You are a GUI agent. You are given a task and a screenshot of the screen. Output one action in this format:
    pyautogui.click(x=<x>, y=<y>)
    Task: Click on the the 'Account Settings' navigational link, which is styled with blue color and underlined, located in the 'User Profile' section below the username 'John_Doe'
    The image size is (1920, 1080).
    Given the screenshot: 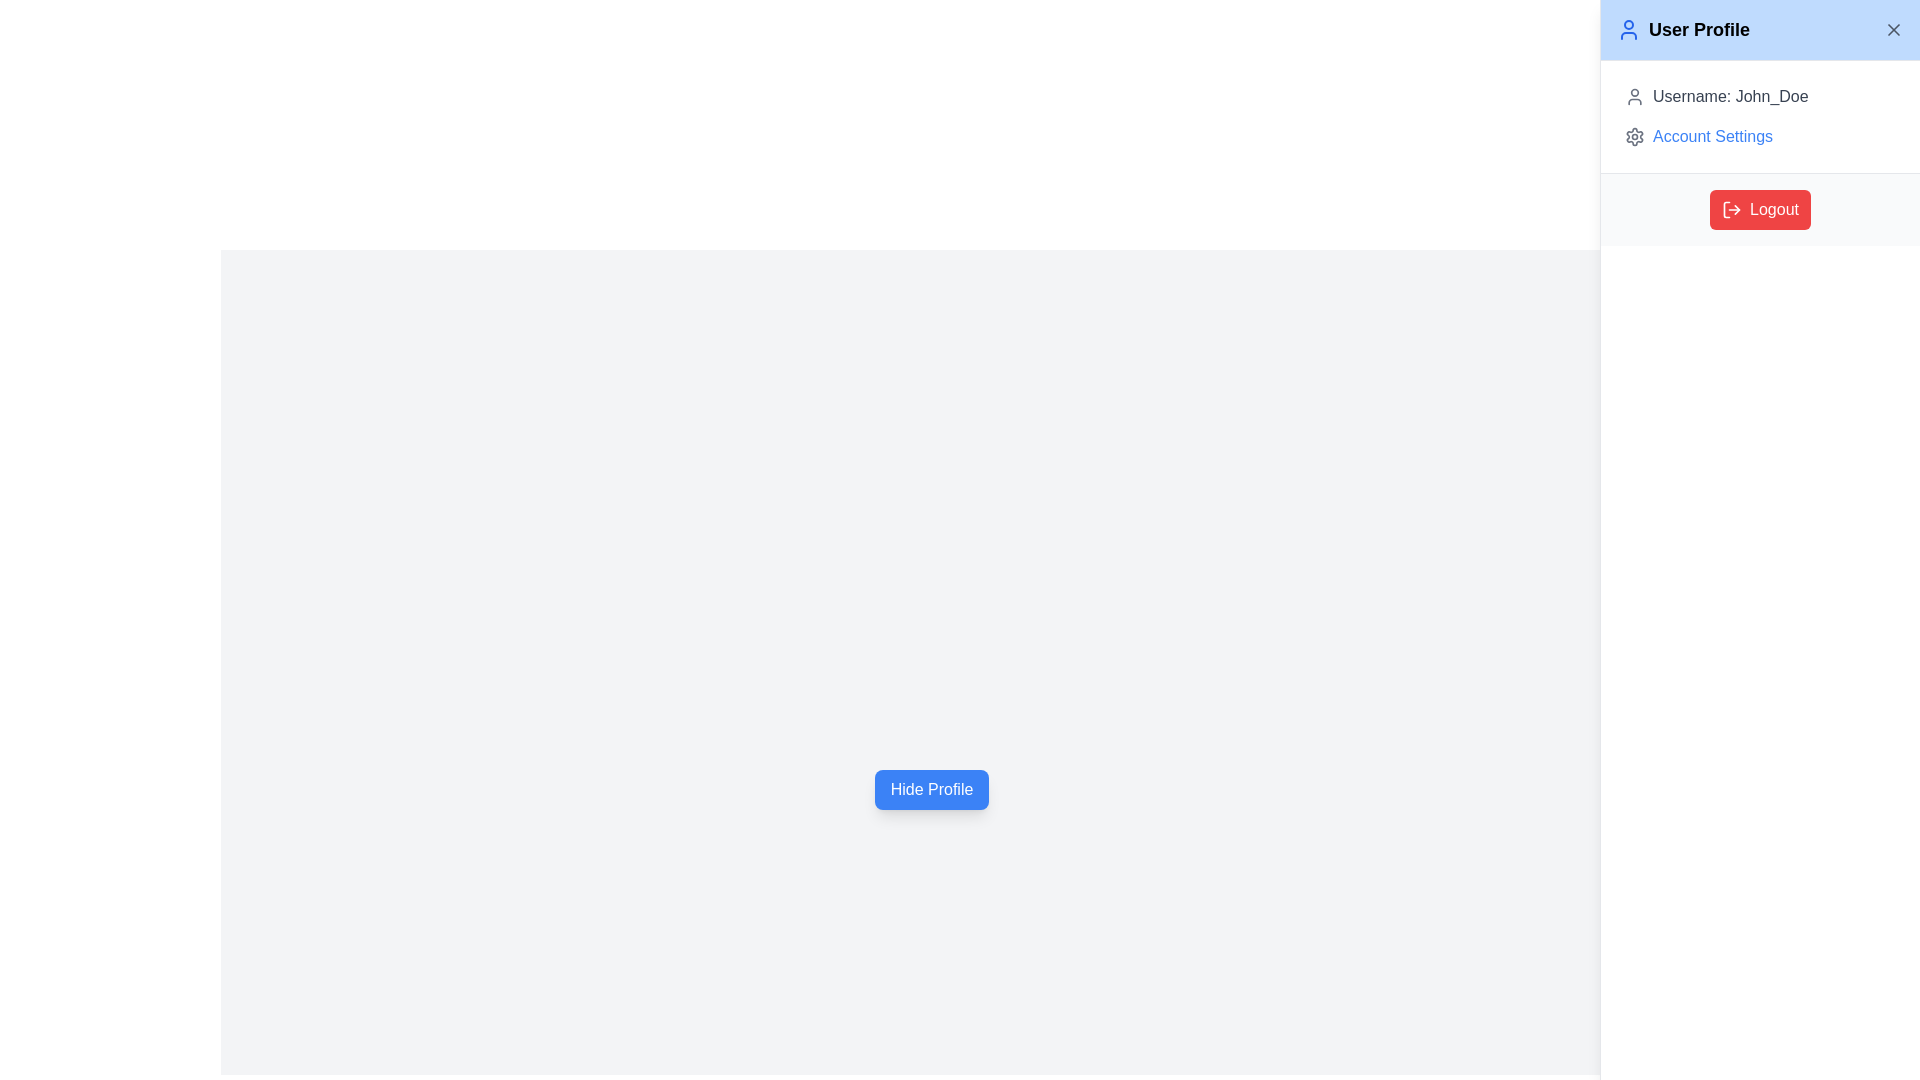 What is the action you would take?
    pyautogui.click(x=1760, y=136)
    